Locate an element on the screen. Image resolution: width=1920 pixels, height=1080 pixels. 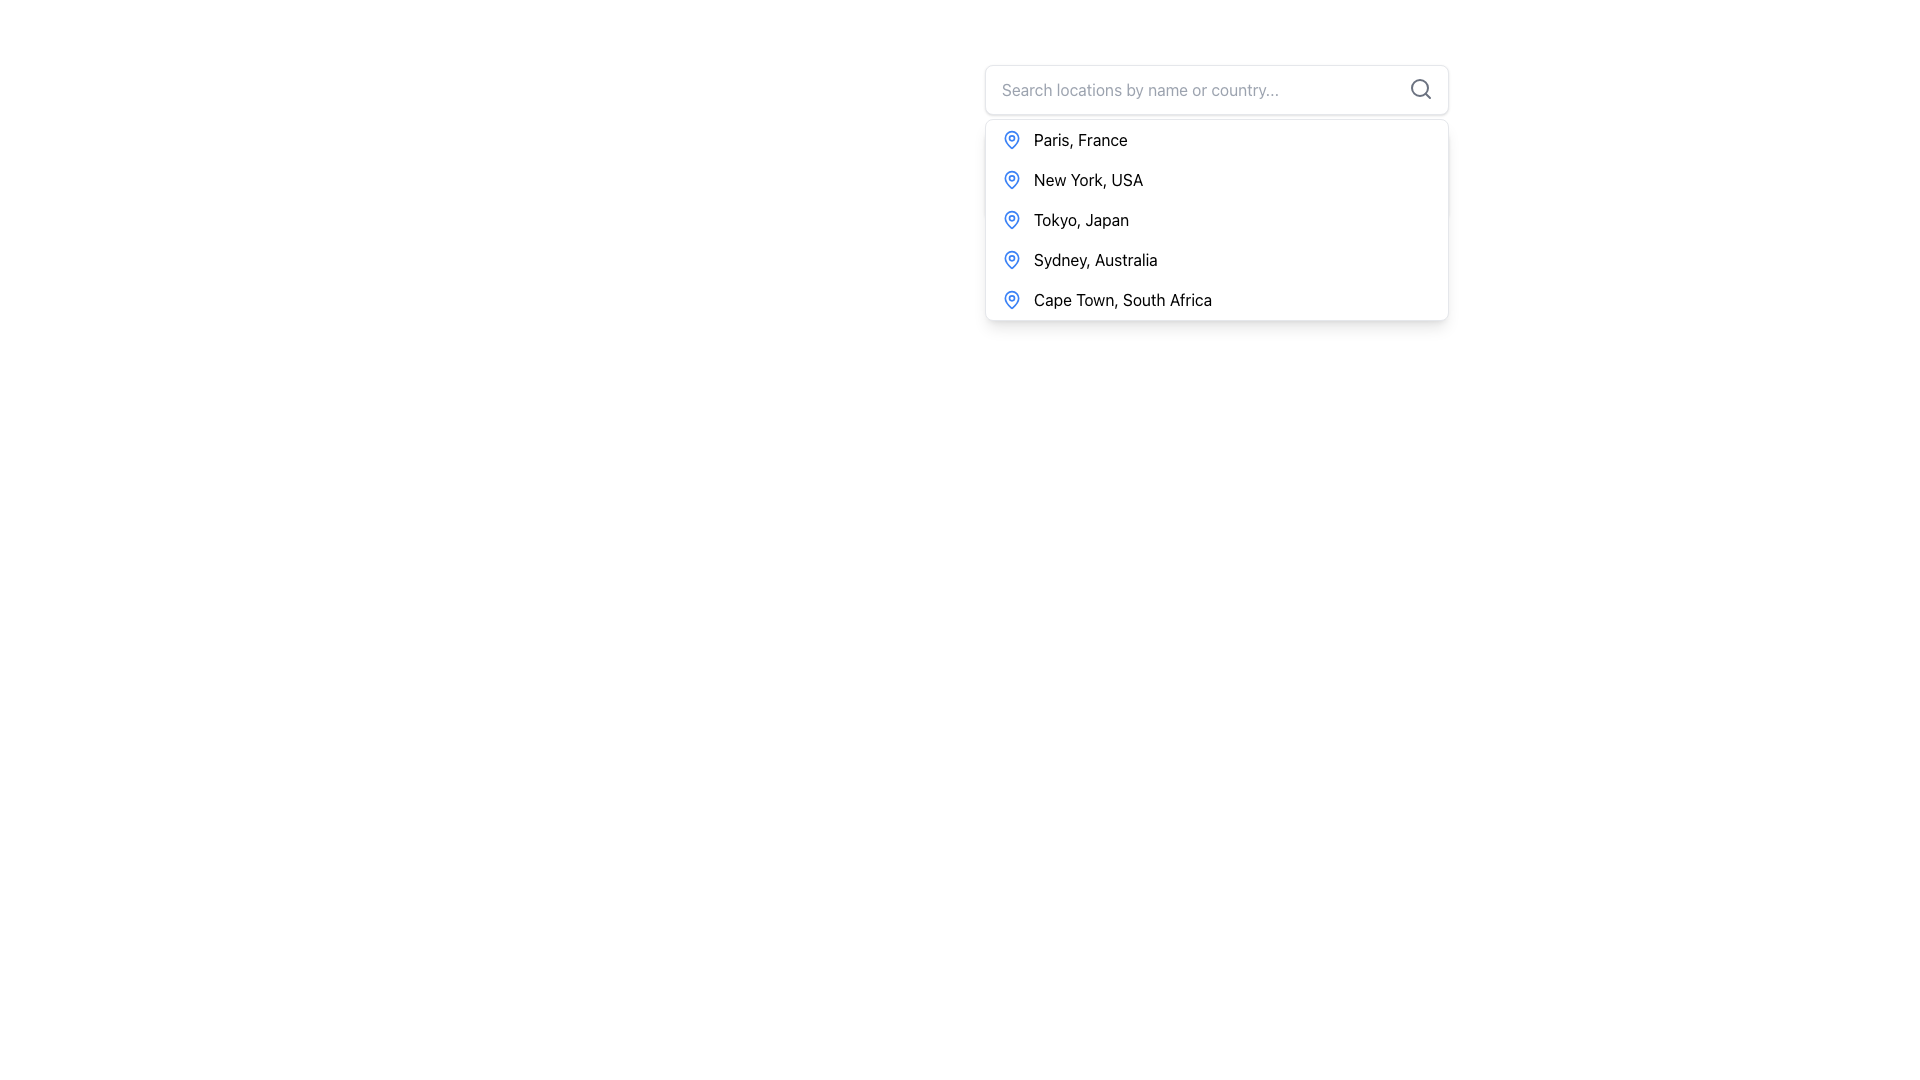
the text label 'New York, USA' in the dropdown menu is located at coordinates (1087, 180).